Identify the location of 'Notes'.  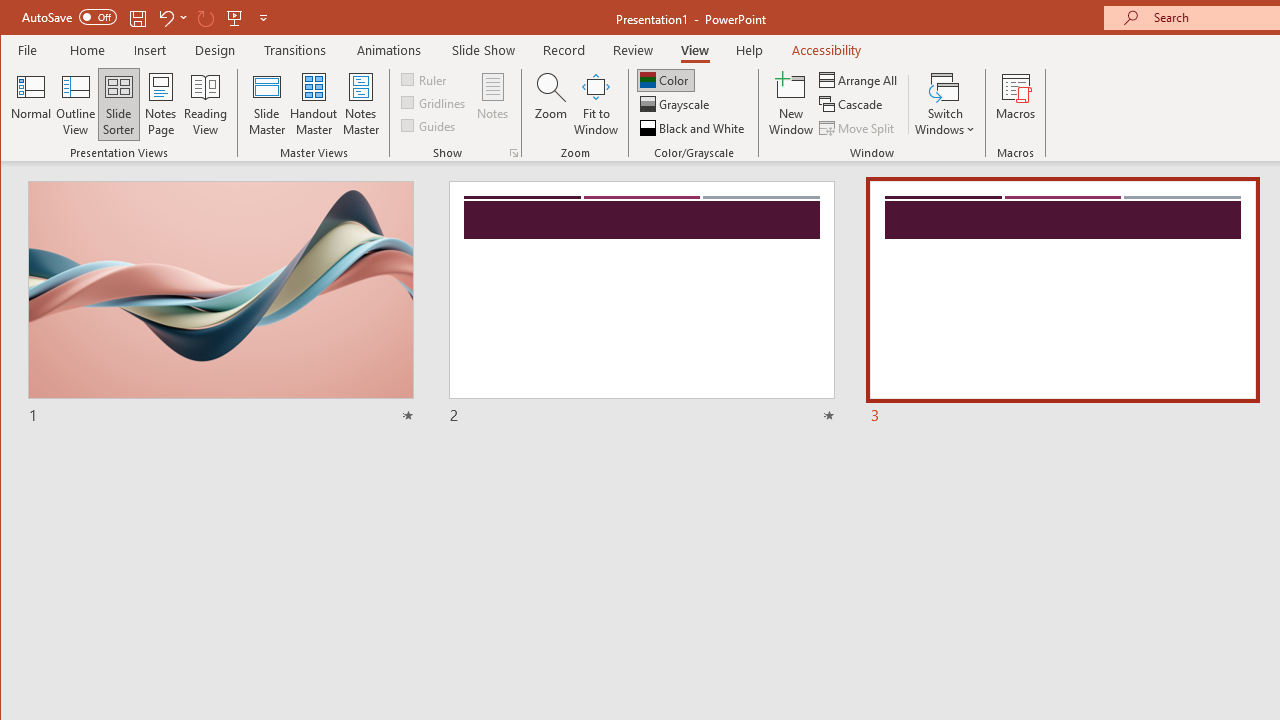
(493, 104).